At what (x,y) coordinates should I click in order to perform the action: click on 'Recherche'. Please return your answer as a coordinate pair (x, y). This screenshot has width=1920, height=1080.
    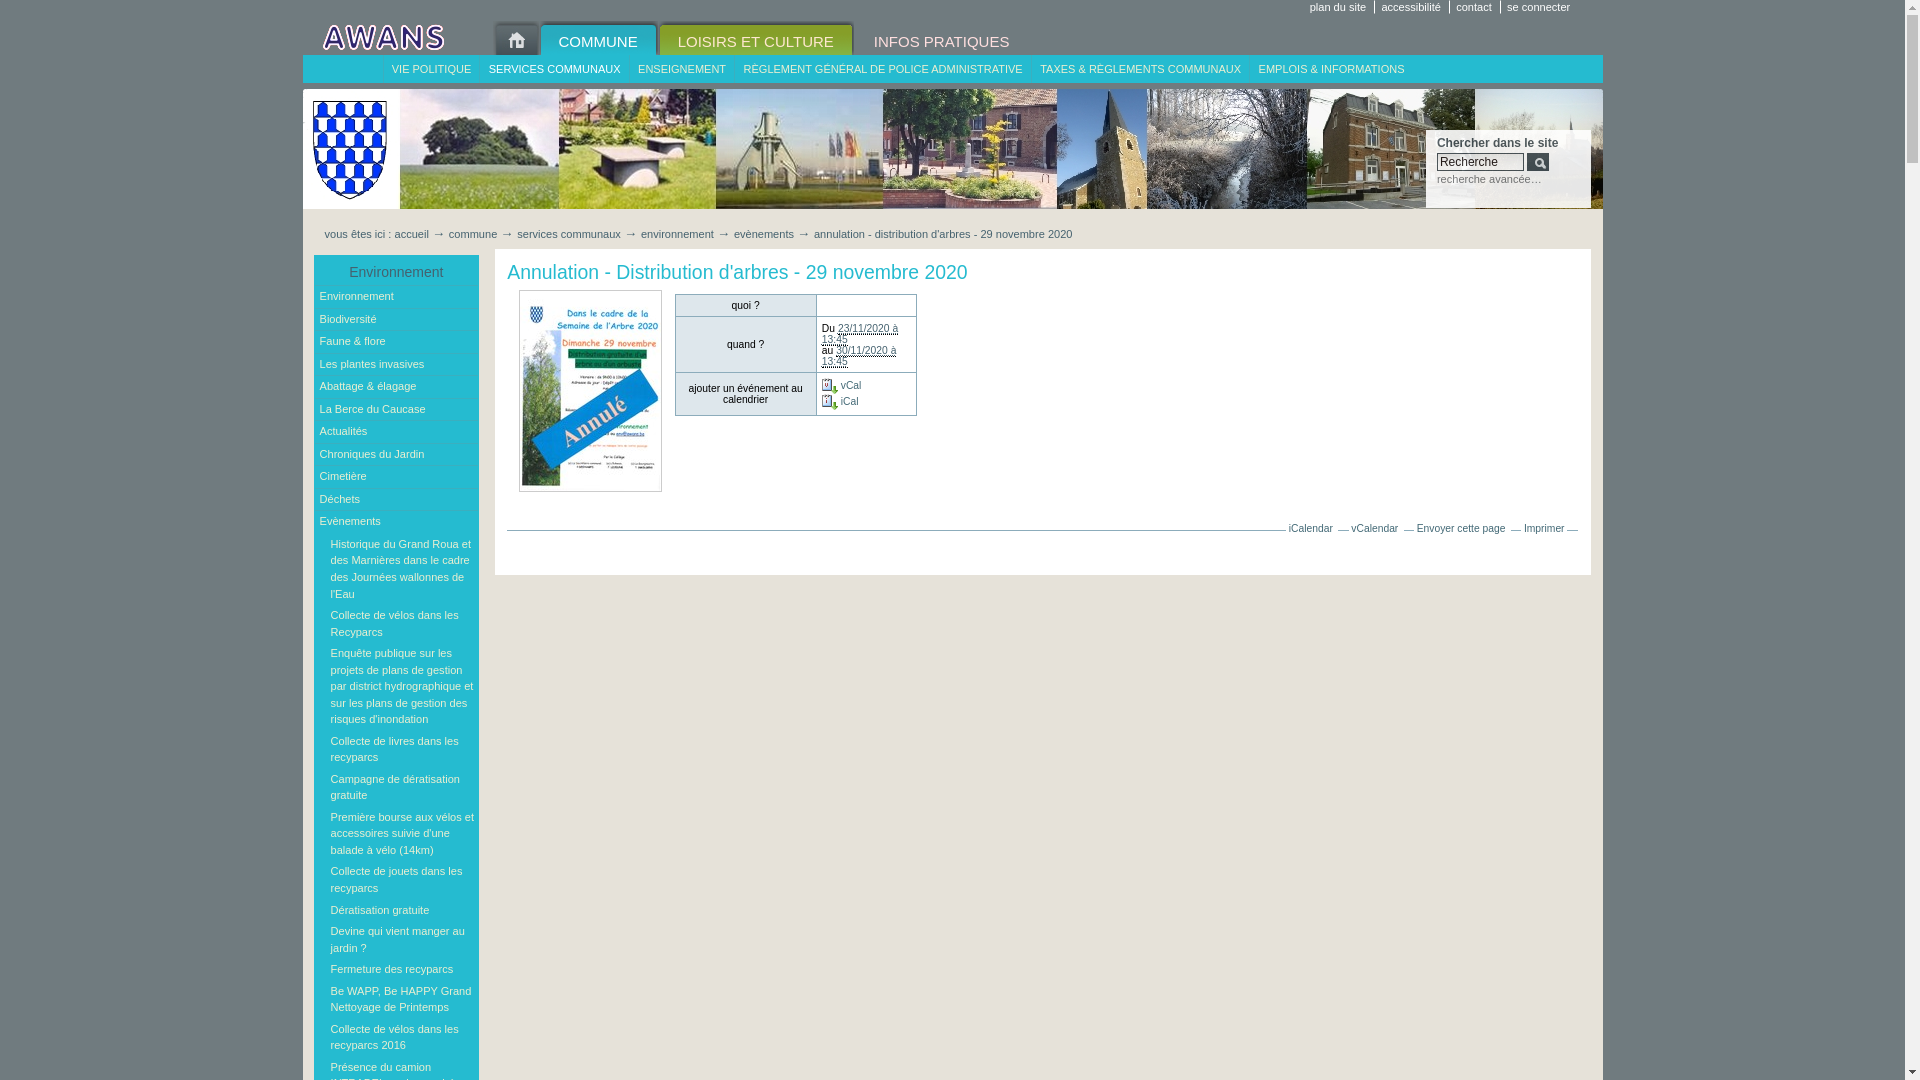
    Looking at the image, I should click on (1480, 161).